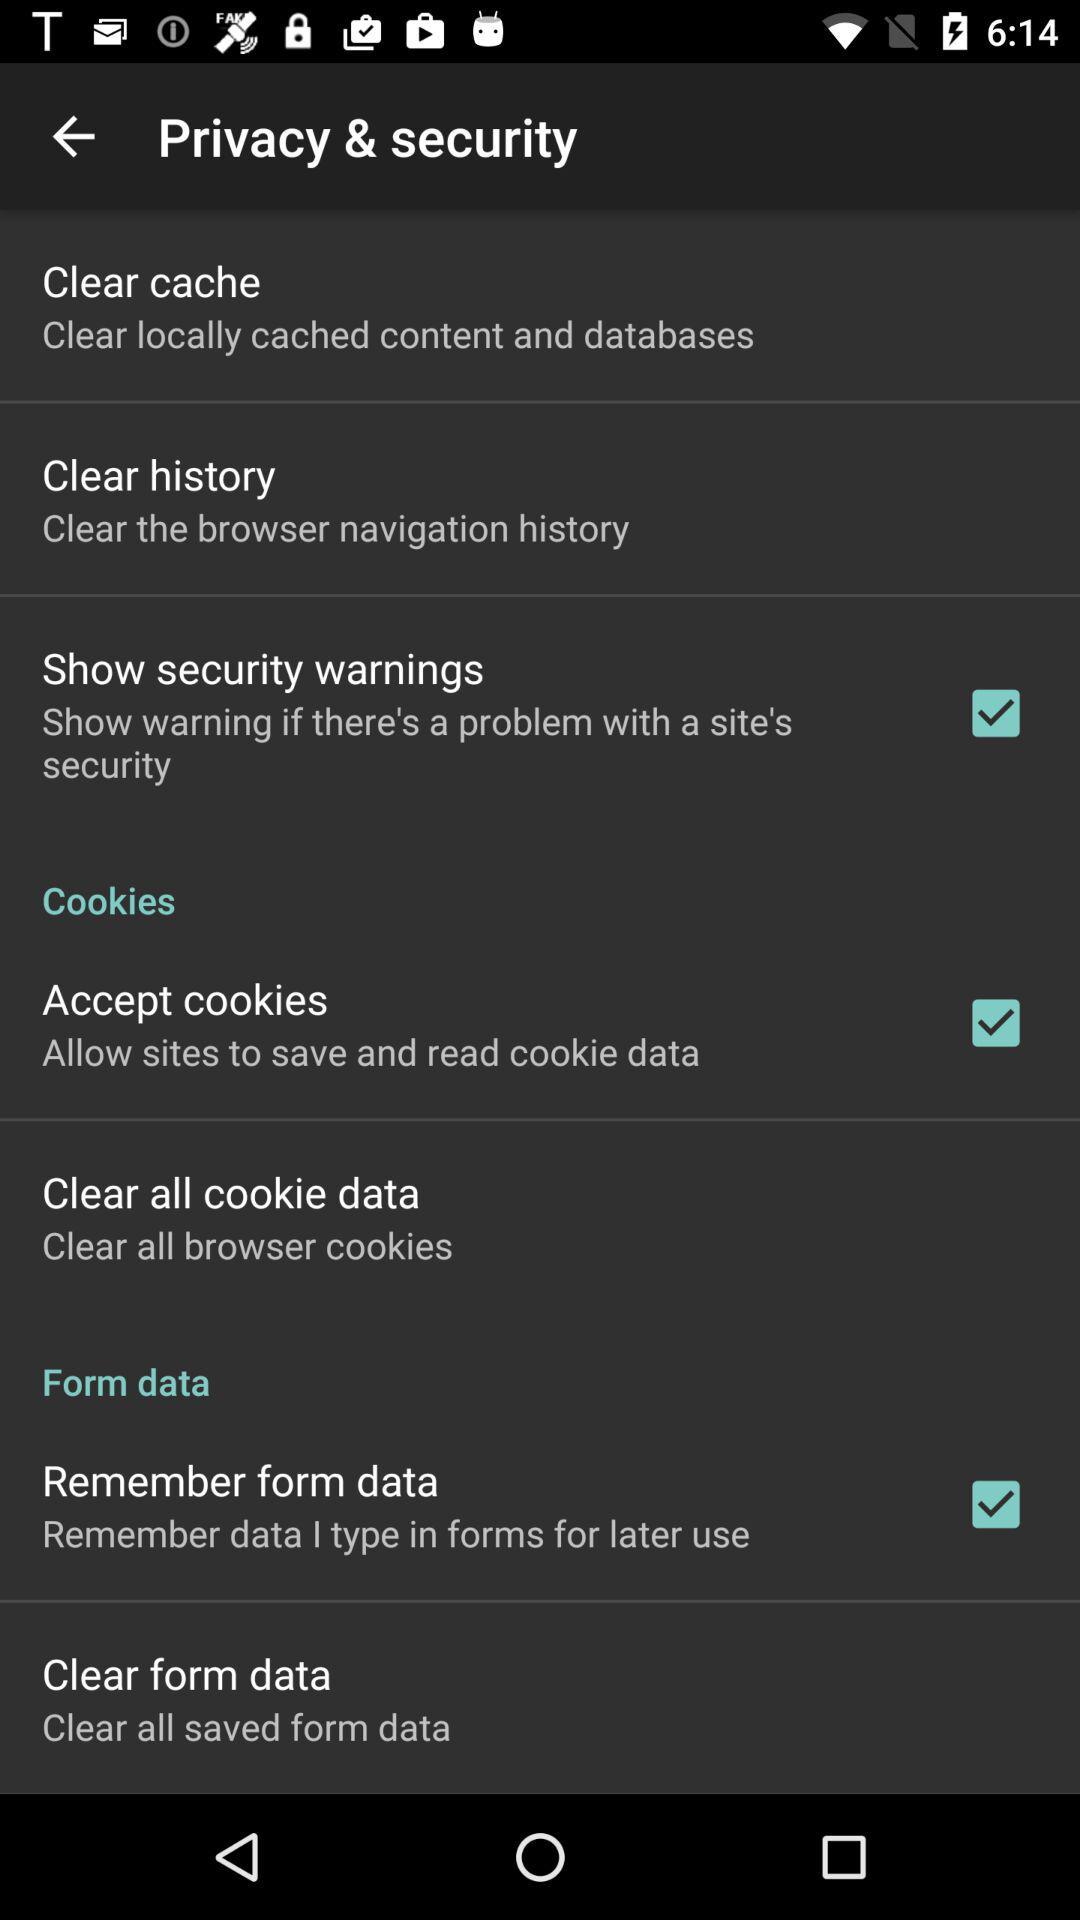 Image resolution: width=1080 pixels, height=1920 pixels. I want to click on the accept cookies app, so click(185, 998).